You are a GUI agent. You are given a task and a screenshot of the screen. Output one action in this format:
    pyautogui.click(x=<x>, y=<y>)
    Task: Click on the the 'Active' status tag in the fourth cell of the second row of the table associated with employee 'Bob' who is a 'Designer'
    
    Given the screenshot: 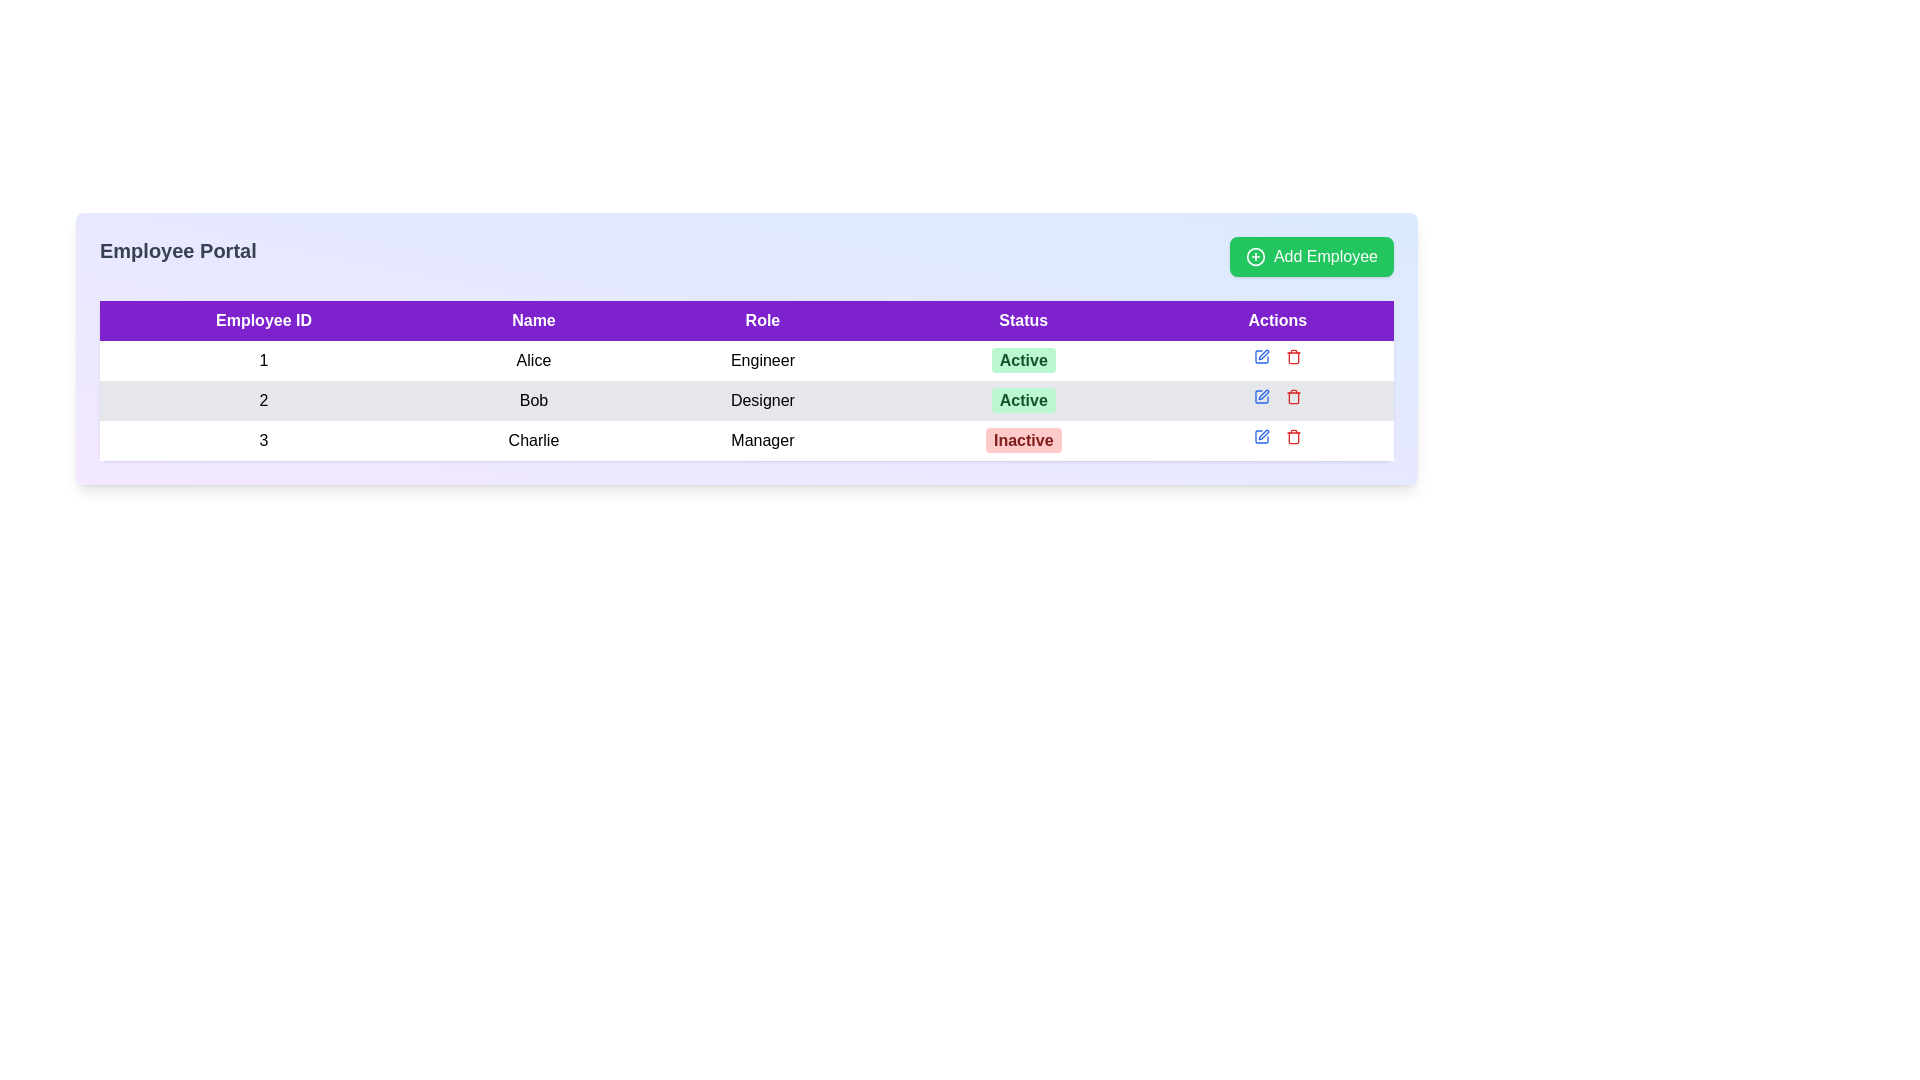 What is the action you would take?
    pyautogui.click(x=1023, y=401)
    